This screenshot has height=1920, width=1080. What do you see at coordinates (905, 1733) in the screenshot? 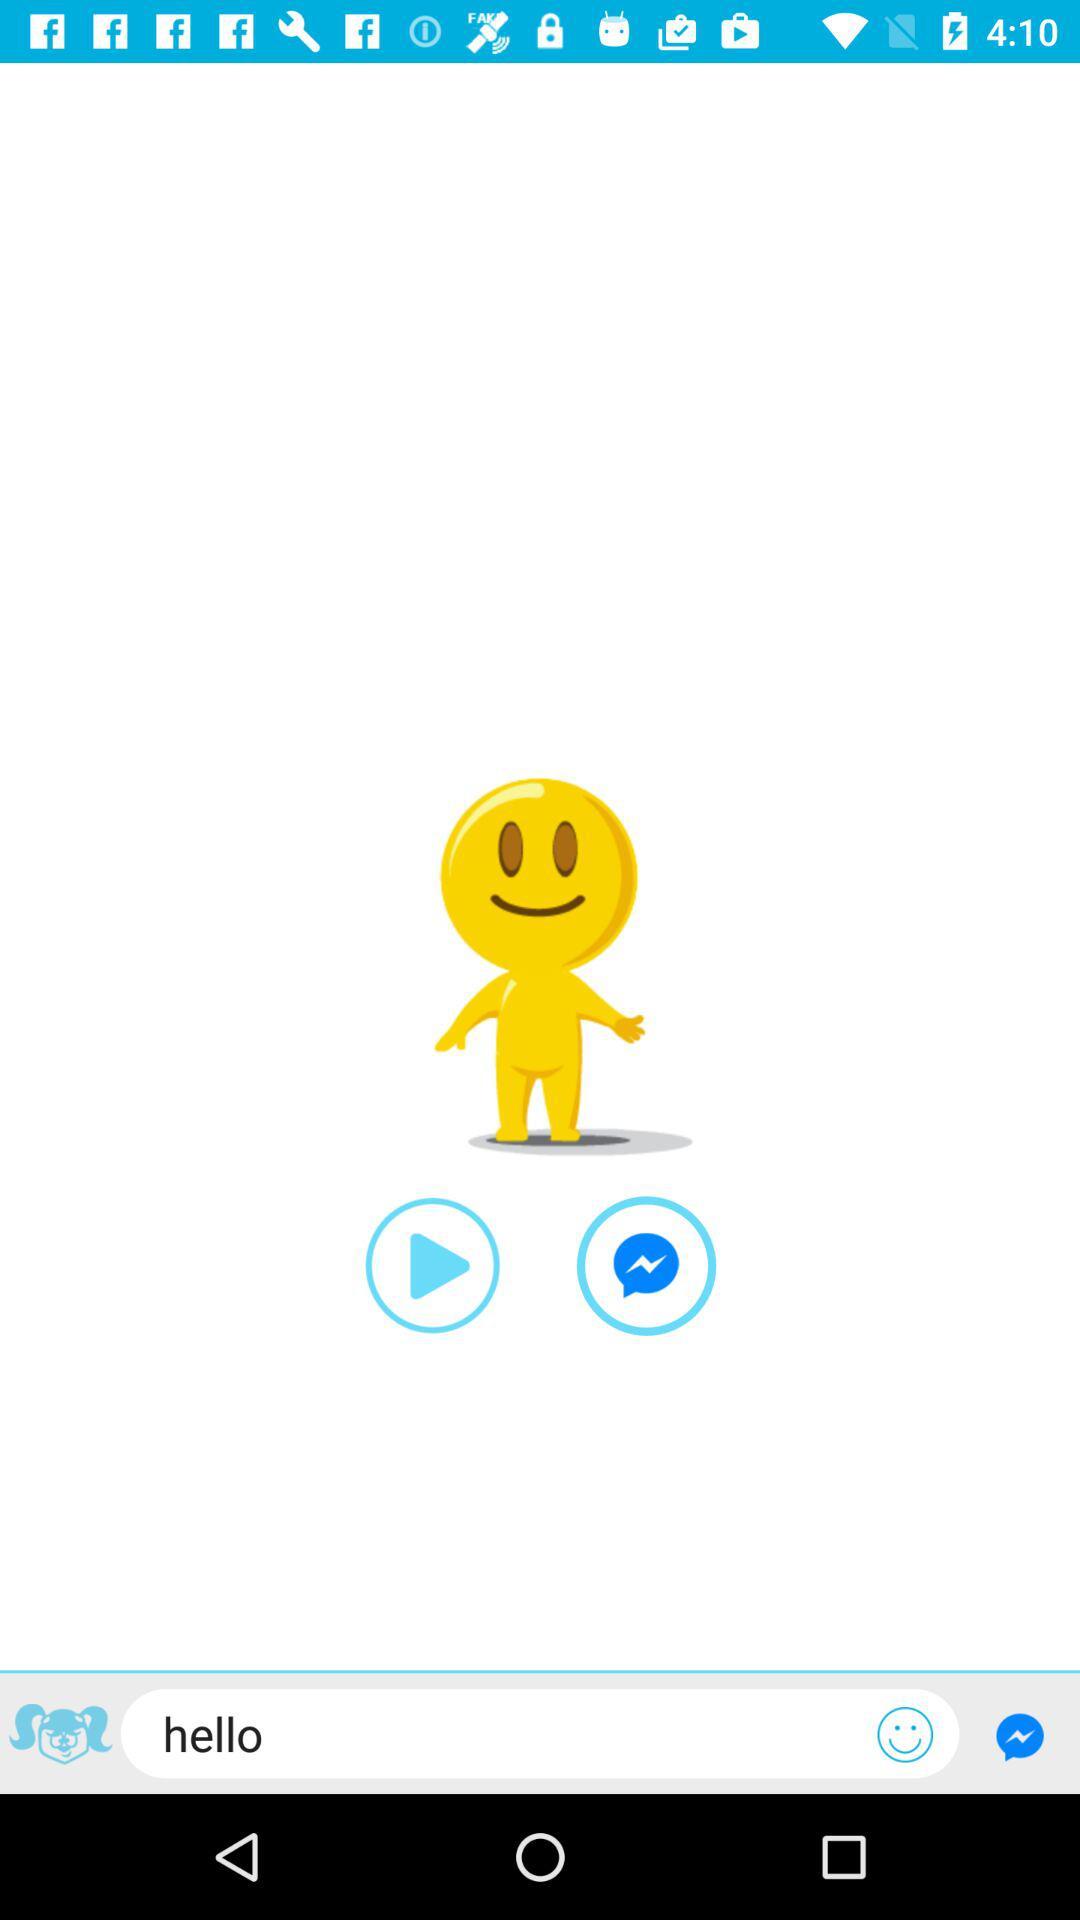
I see `icon next to the hello icon` at bounding box center [905, 1733].